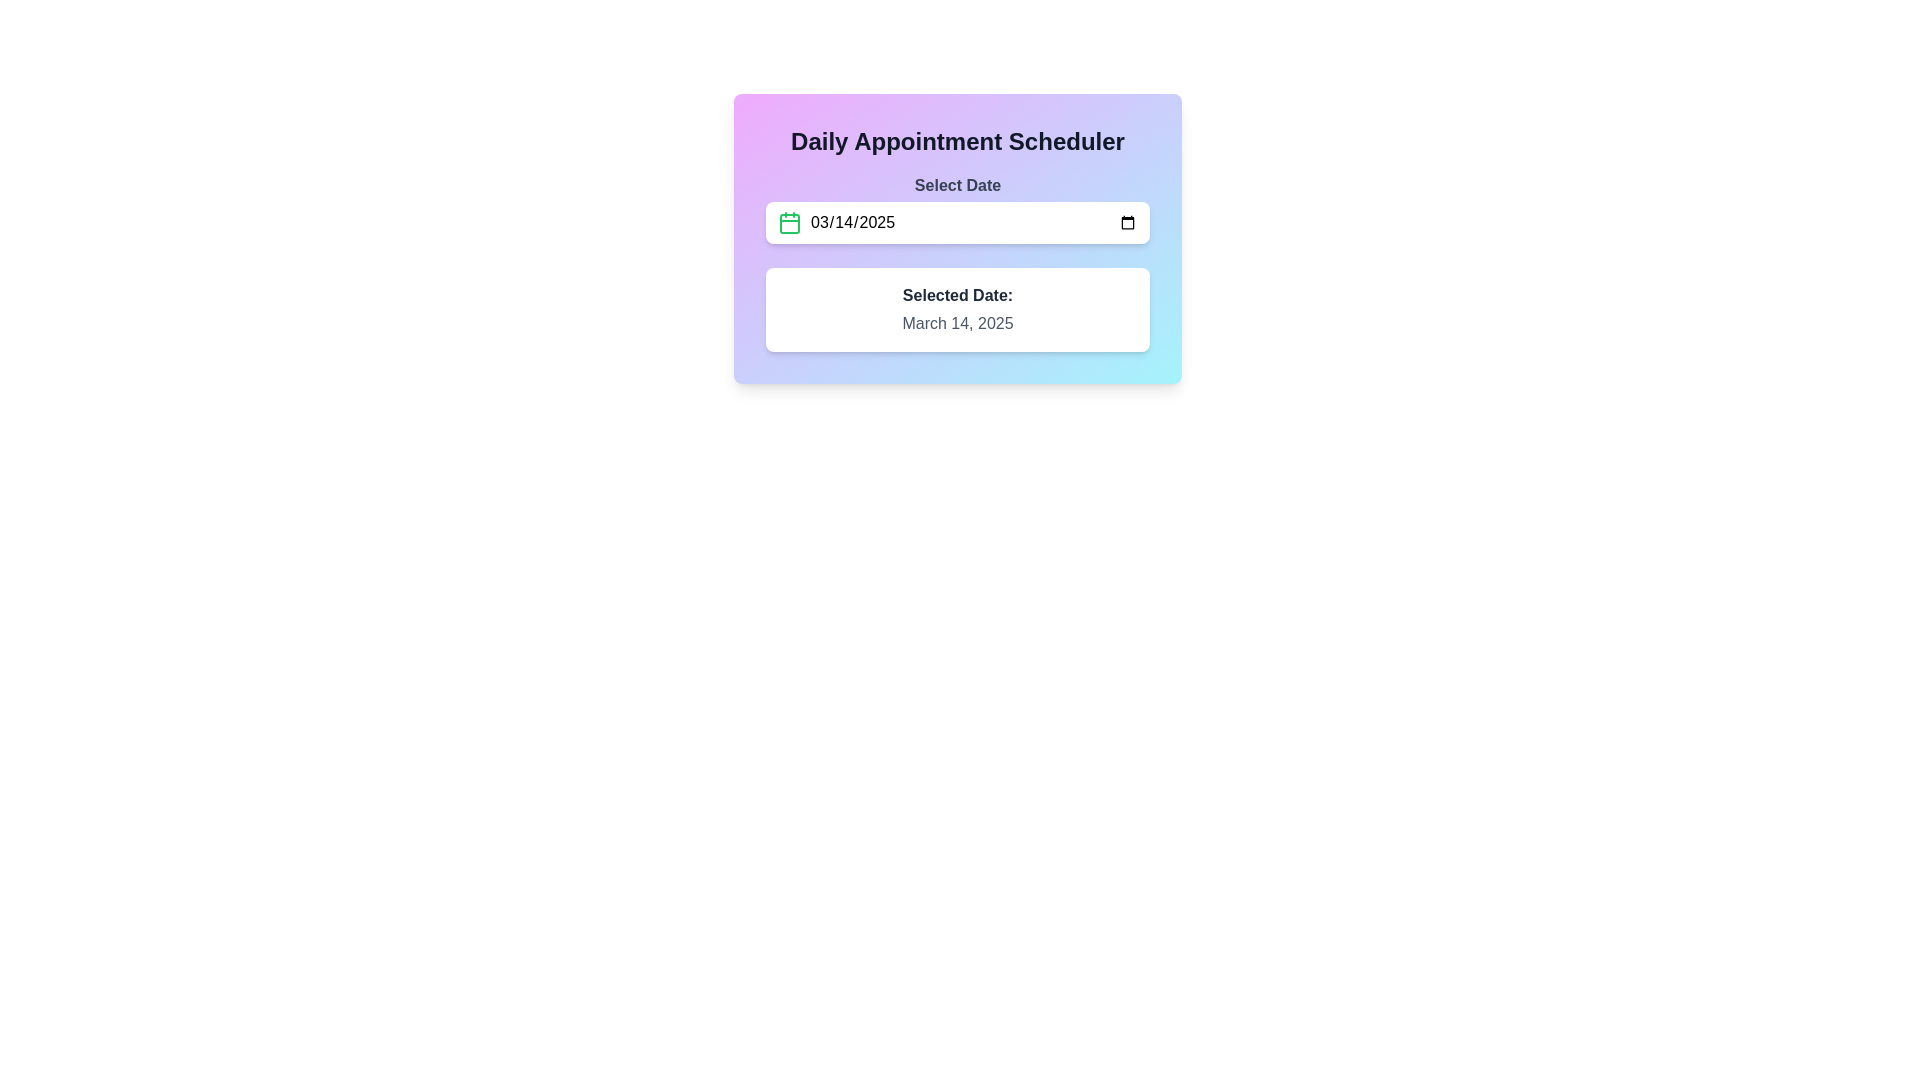 The height and width of the screenshot is (1080, 1920). Describe the element at coordinates (789, 223) in the screenshot. I see `the SVG graphic component (rounded square) styled with a green outline, which is located within a calendar icon before the date selector input field` at that location.